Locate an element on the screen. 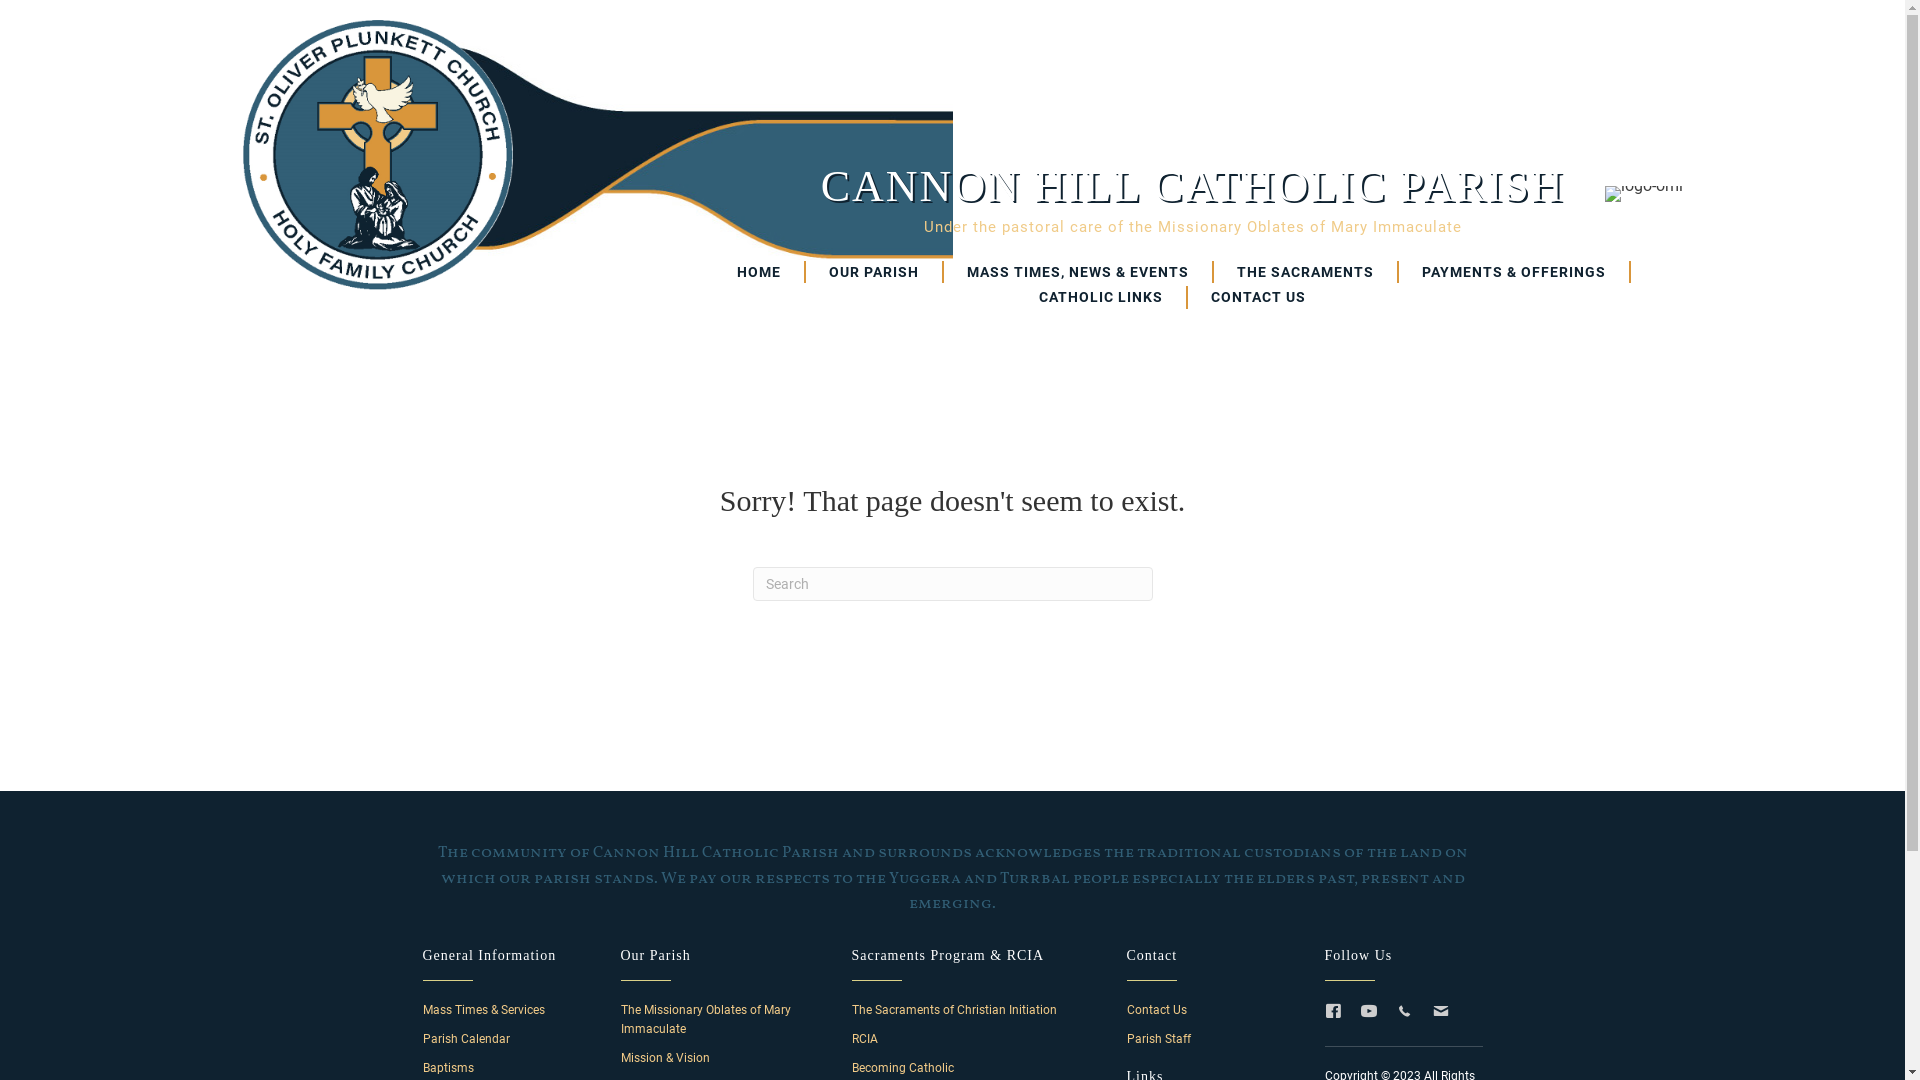 This screenshot has width=1920, height=1080. 'CONTACT US' is located at coordinates (1257, 297).